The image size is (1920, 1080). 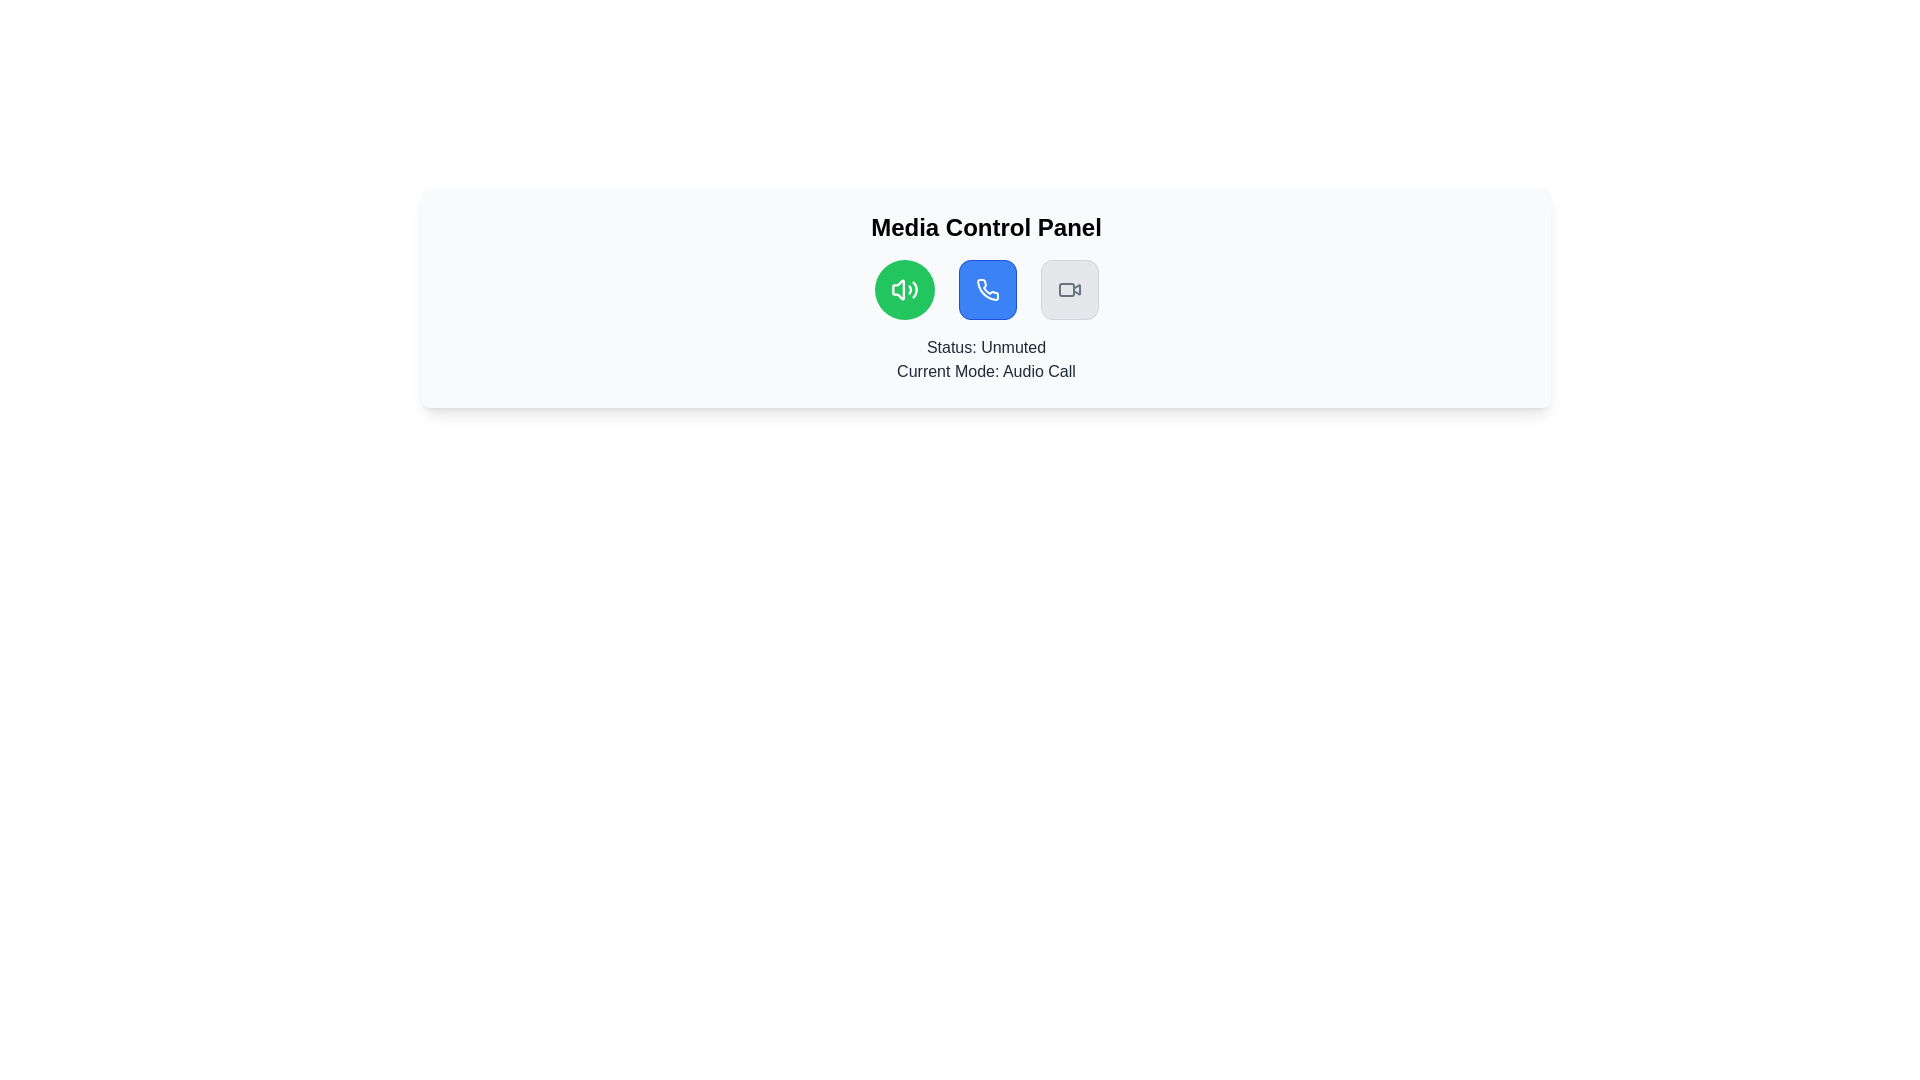 What do you see at coordinates (987, 289) in the screenshot?
I see `the phone icon which is styled with a transparent fill and dark stroke, located within a blue button with rounded corners and white text, positioned between a green speaker button and a gray video camera button` at bounding box center [987, 289].